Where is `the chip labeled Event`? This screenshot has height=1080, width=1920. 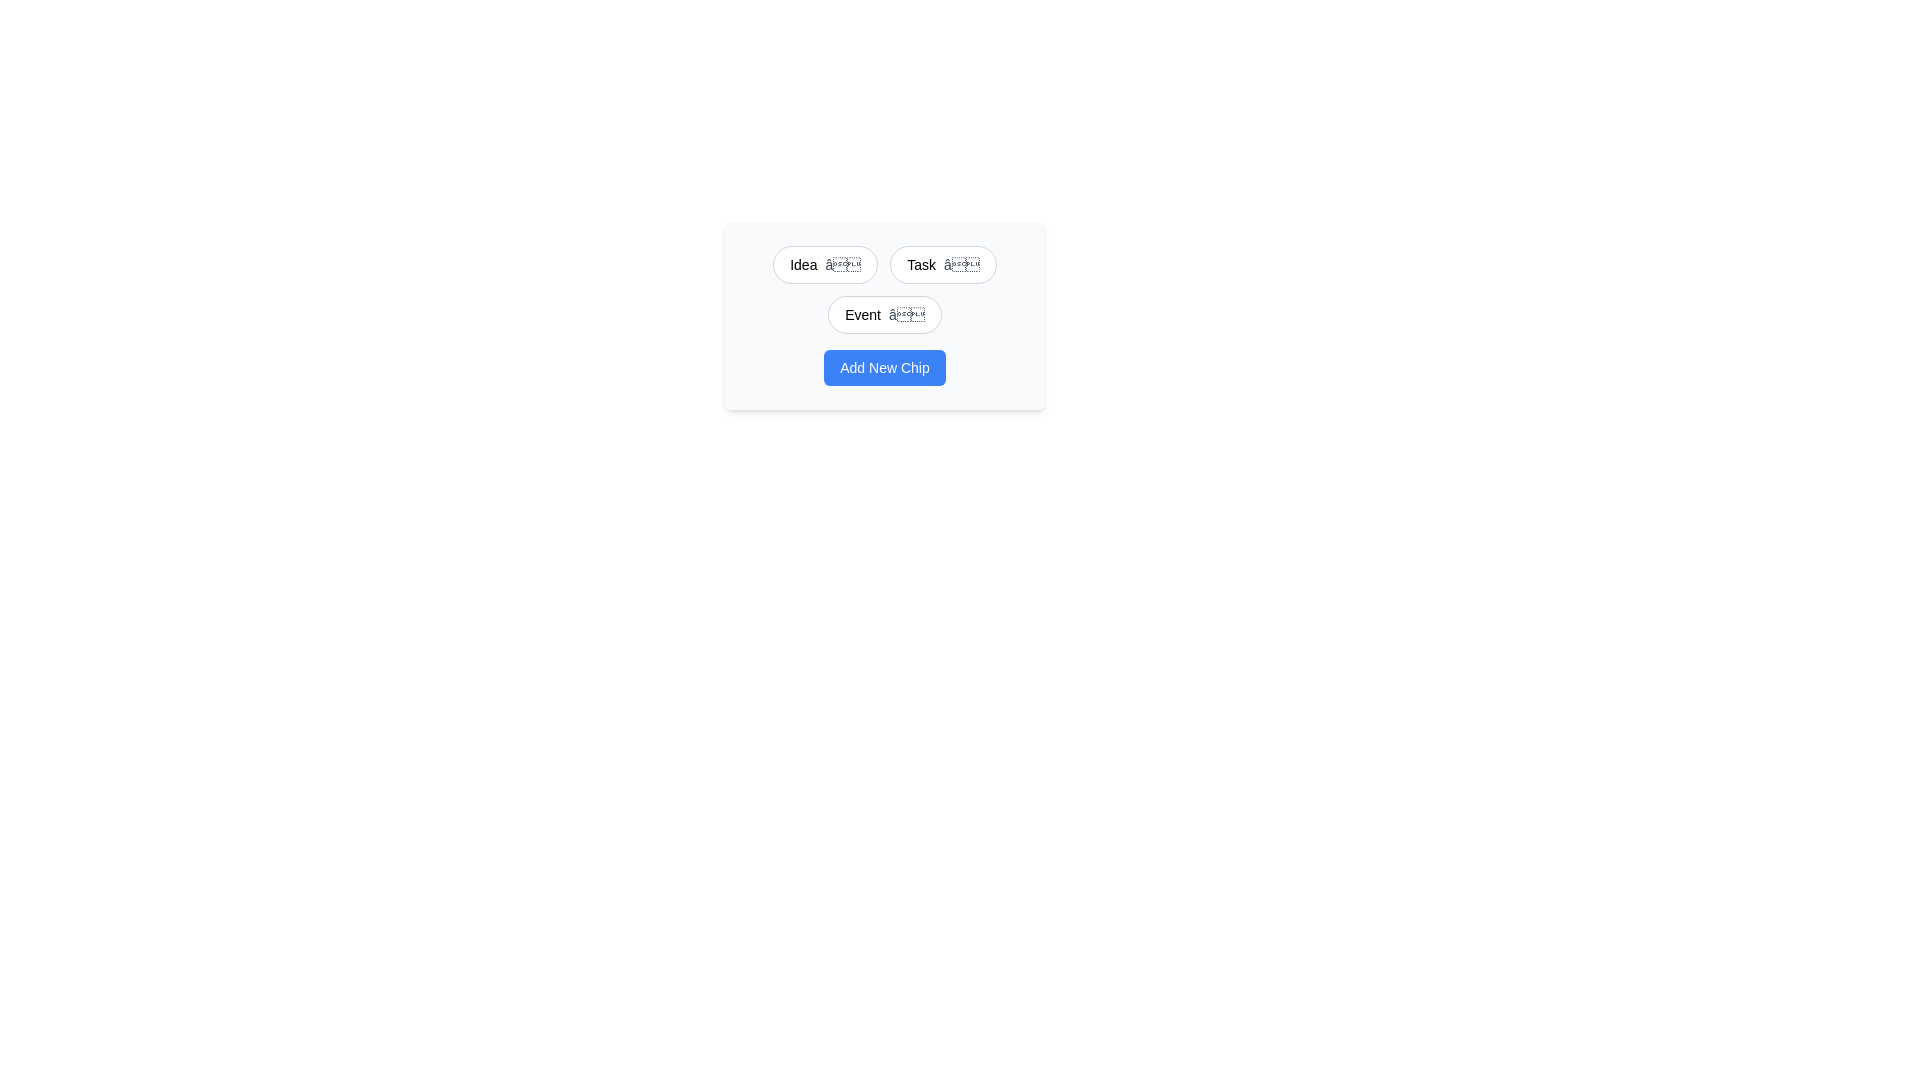
the chip labeled Event is located at coordinates (863, 315).